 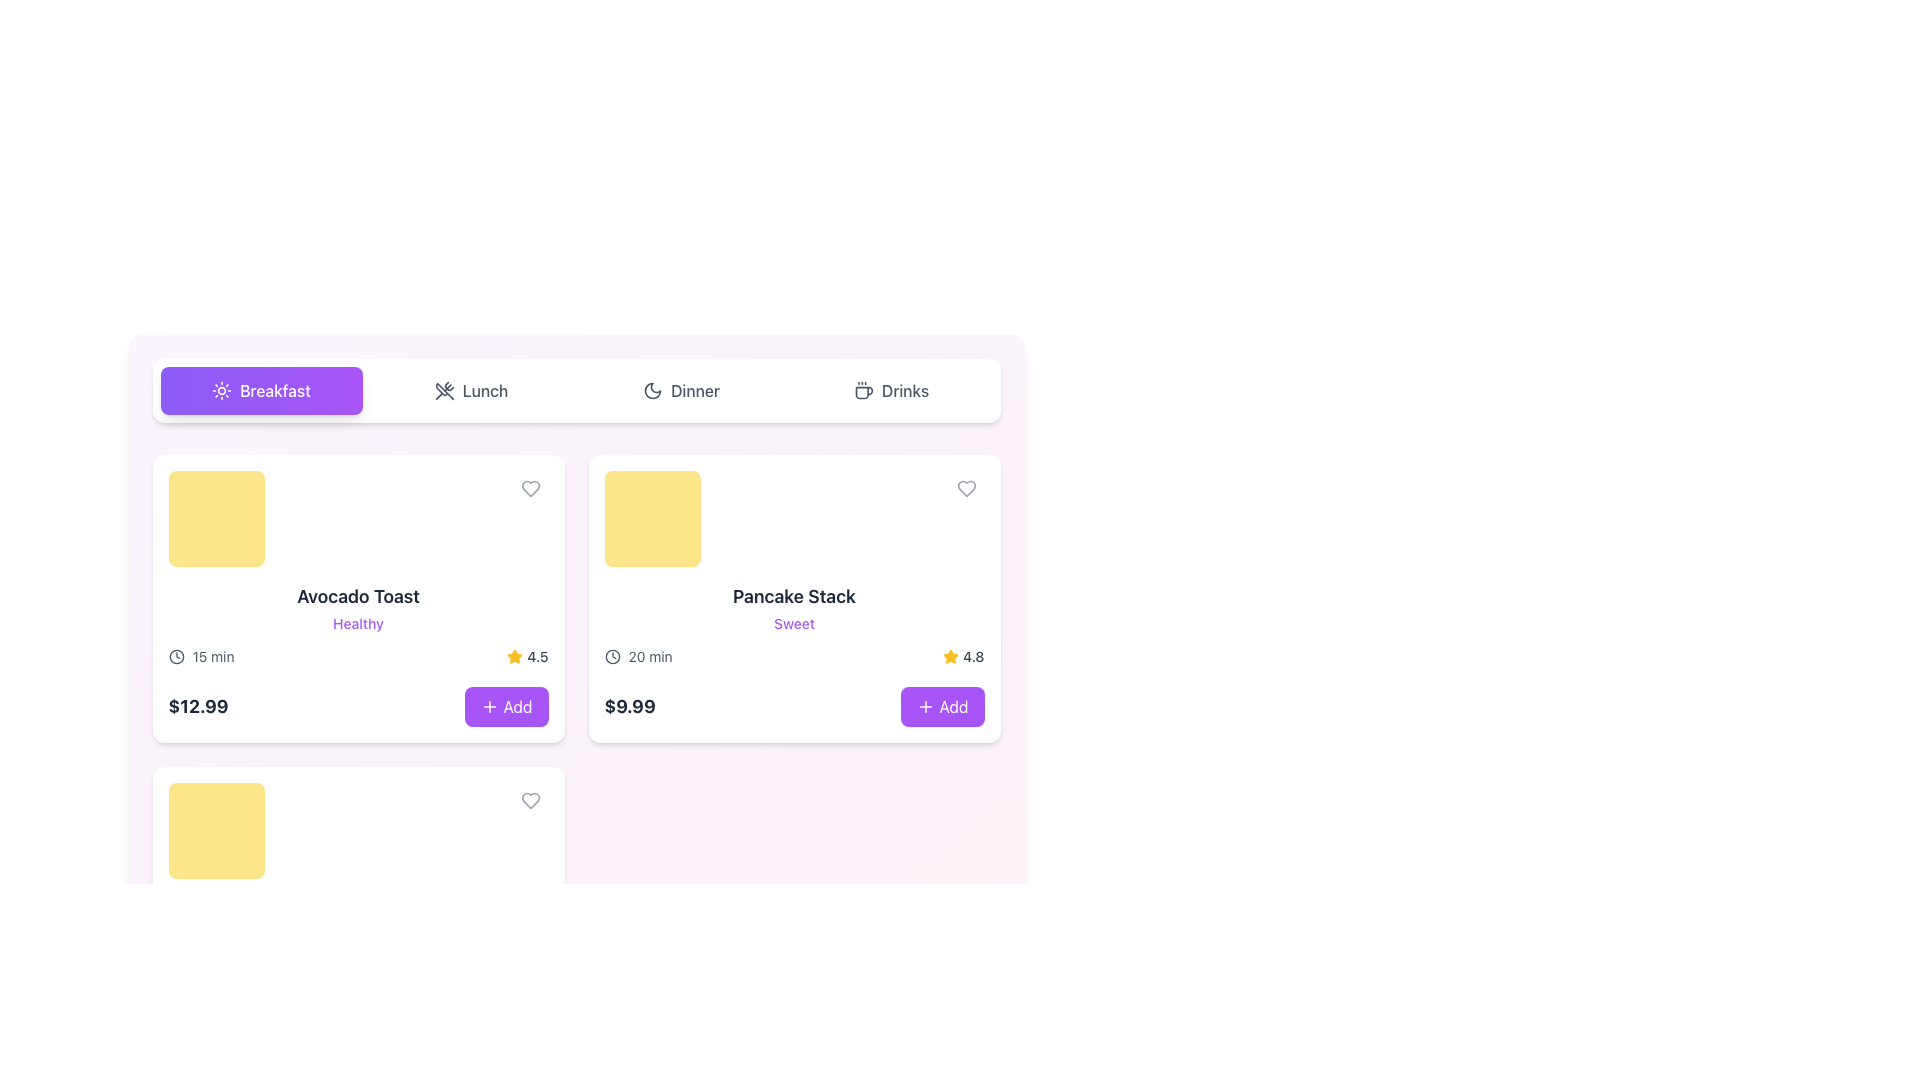 I want to click on the 'Drinks' button, which is styled with gray text and shows a cup icon, so click(x=890, y=390).